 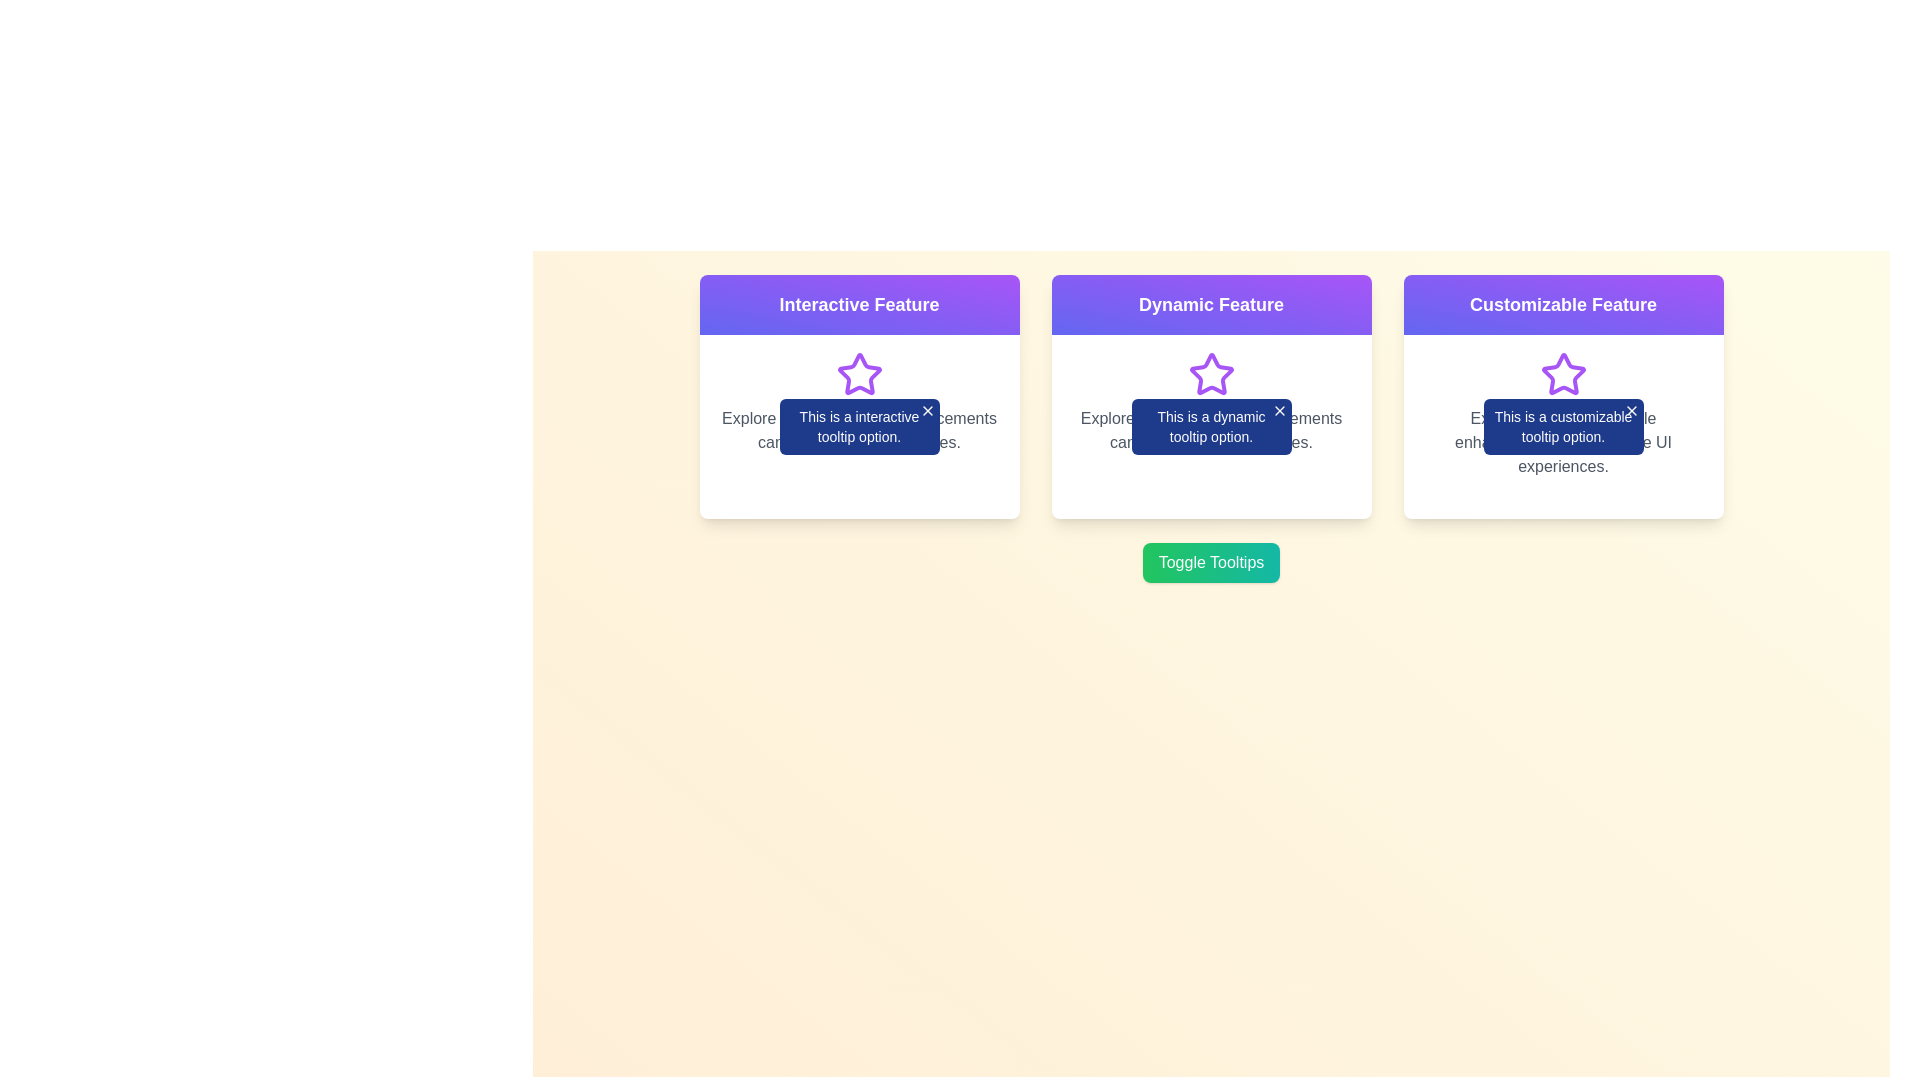 I want to click on the button with a green-to-teal gradient background and white text reading 'Toggle Tooltips', so click(x=1210, y=563).